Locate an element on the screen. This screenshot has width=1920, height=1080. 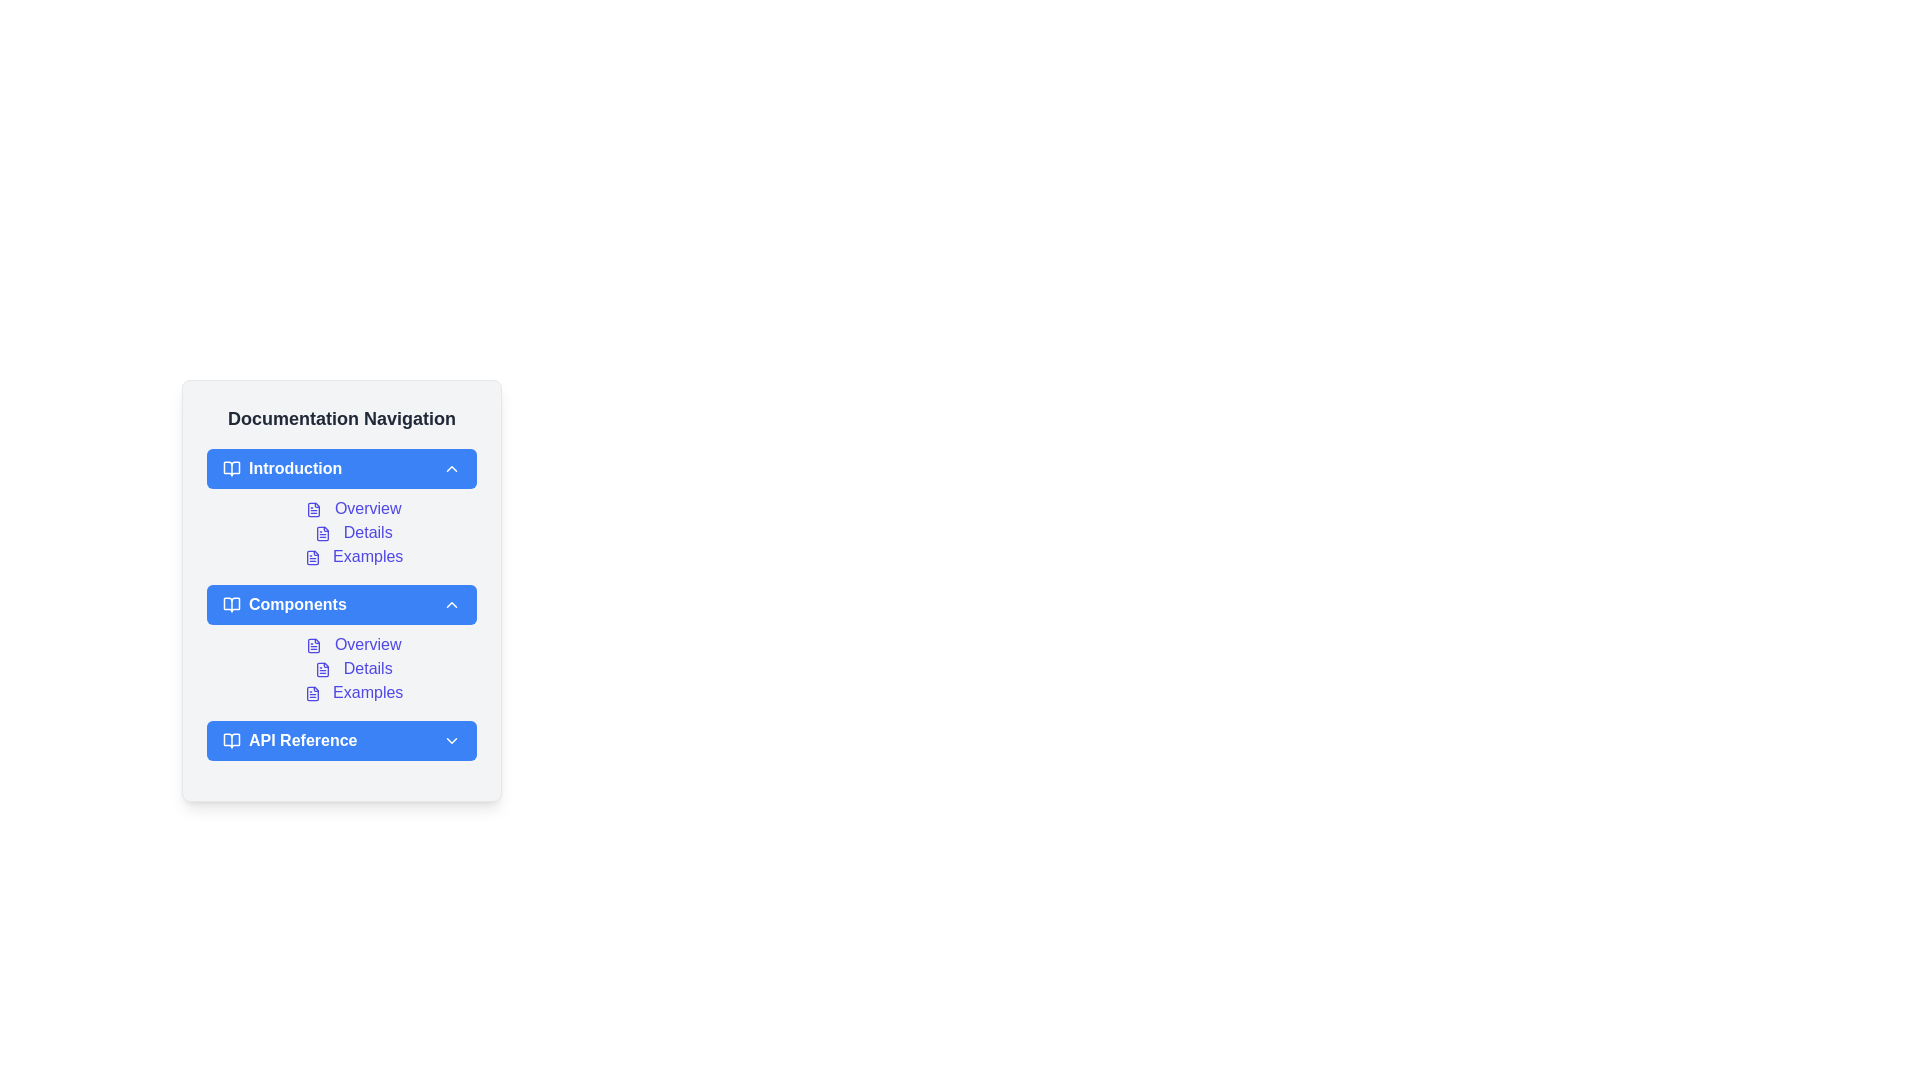
the open book icon located to the left of the 'Introduction' text in the 'Documentation Navigation' menu is located at coordinates (231, 469).